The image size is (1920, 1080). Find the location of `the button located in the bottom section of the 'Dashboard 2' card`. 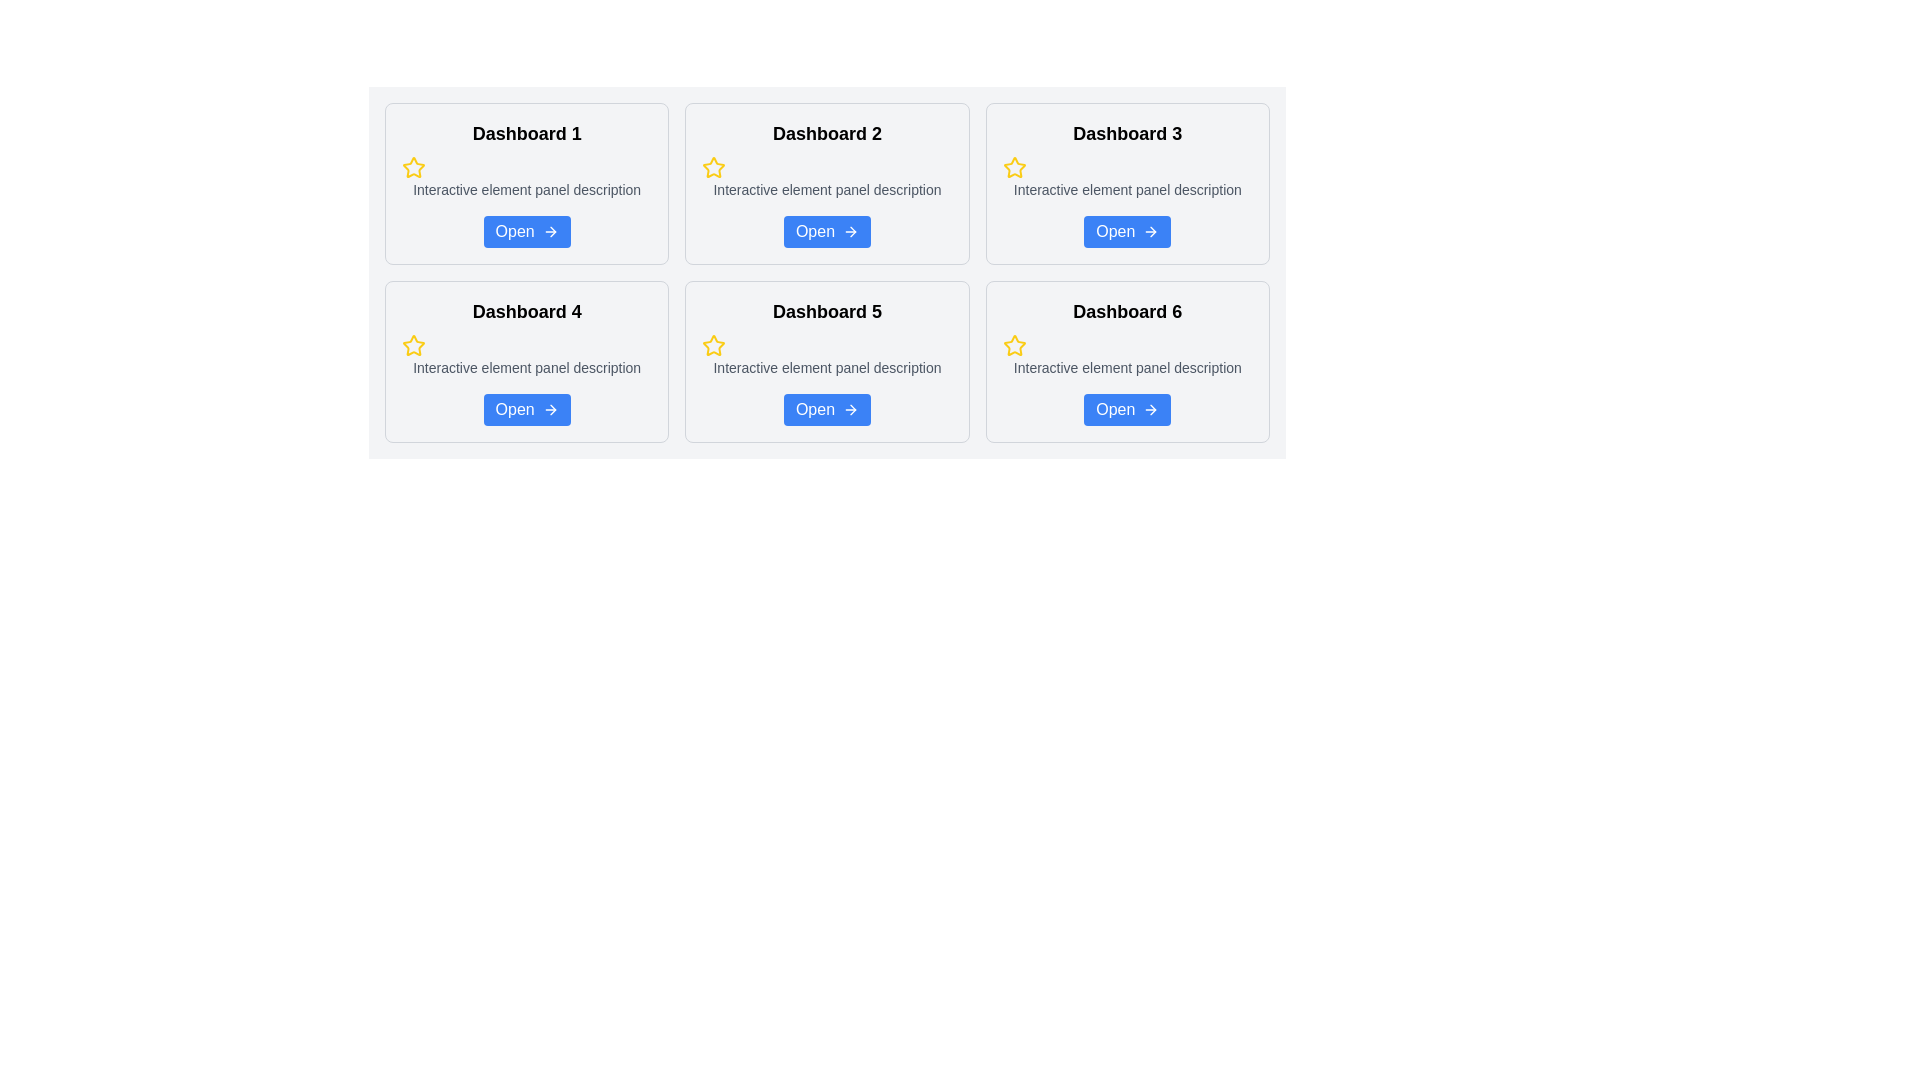

the button located in the bottom section of the 'Dashboard 2' card is located at coordinates (826, 230).